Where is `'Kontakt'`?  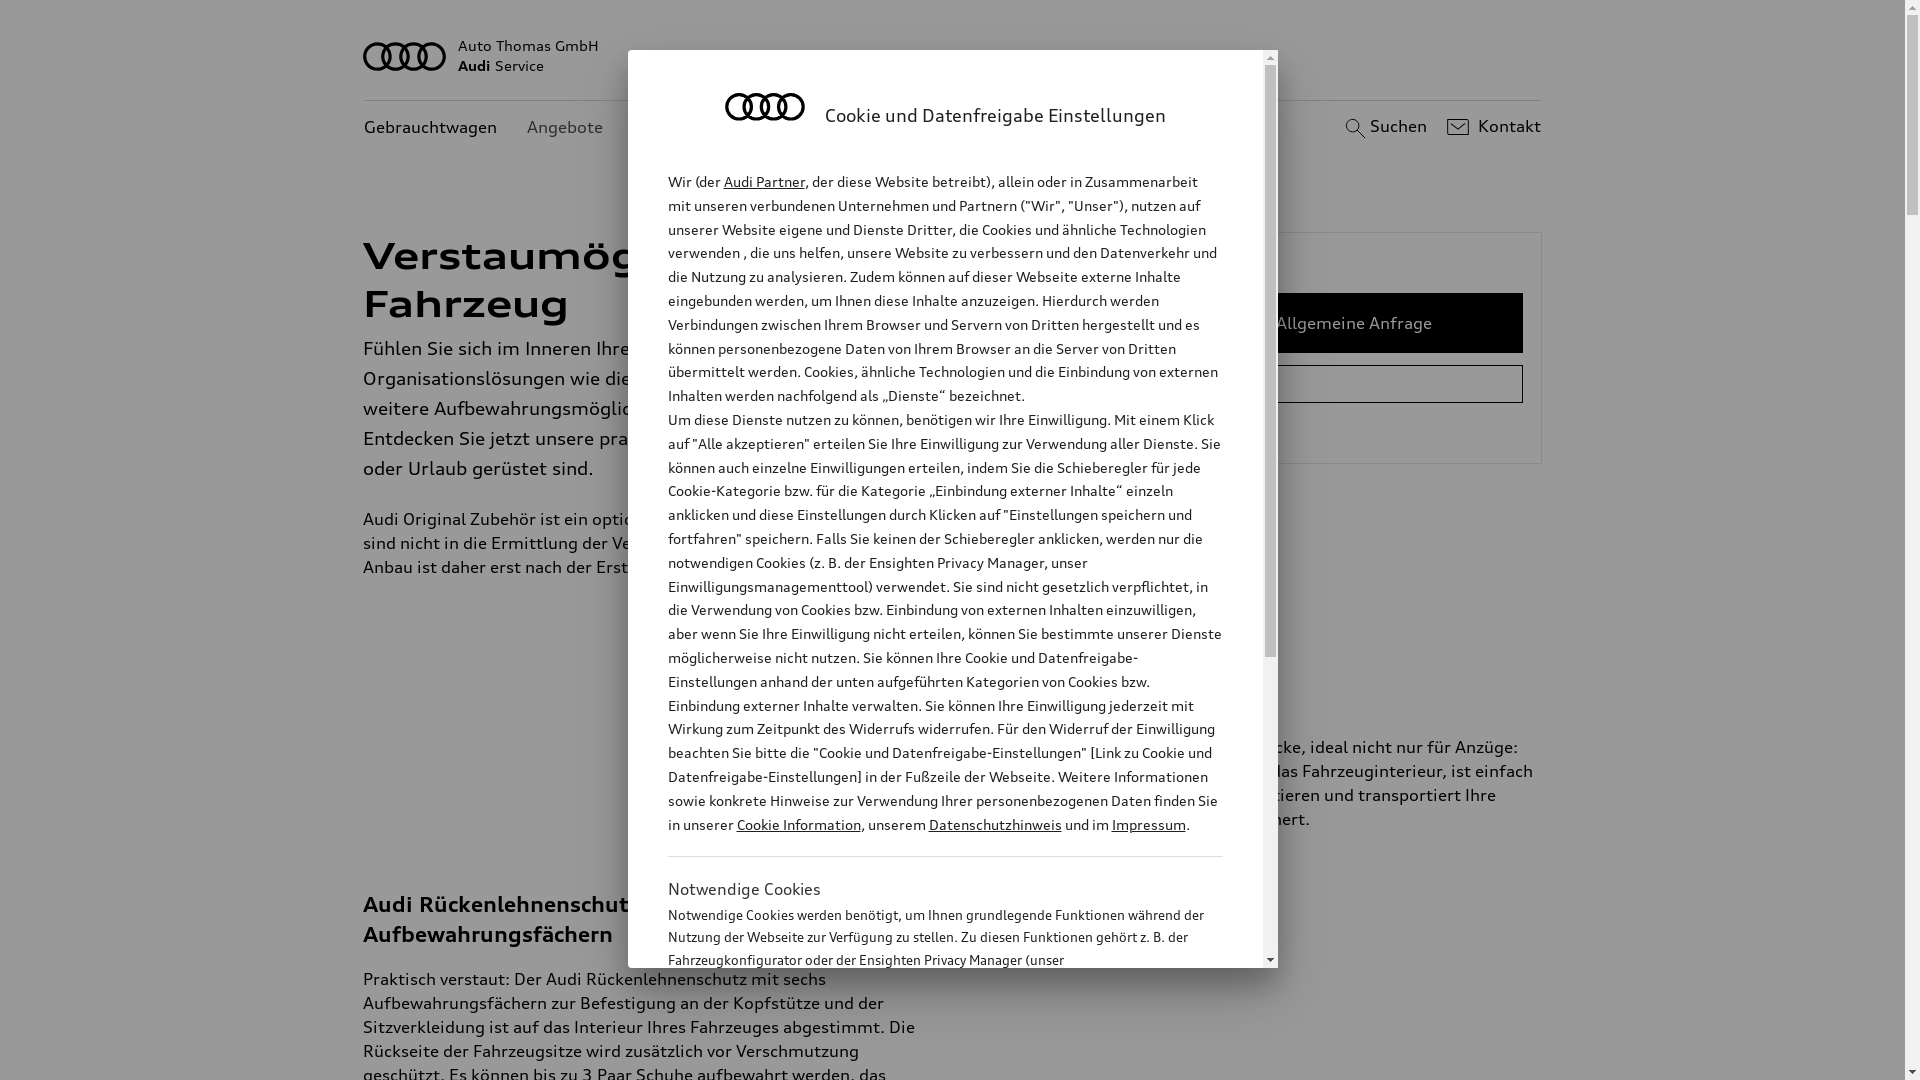 'Kontakt' is located at coordinates (1491, 127).